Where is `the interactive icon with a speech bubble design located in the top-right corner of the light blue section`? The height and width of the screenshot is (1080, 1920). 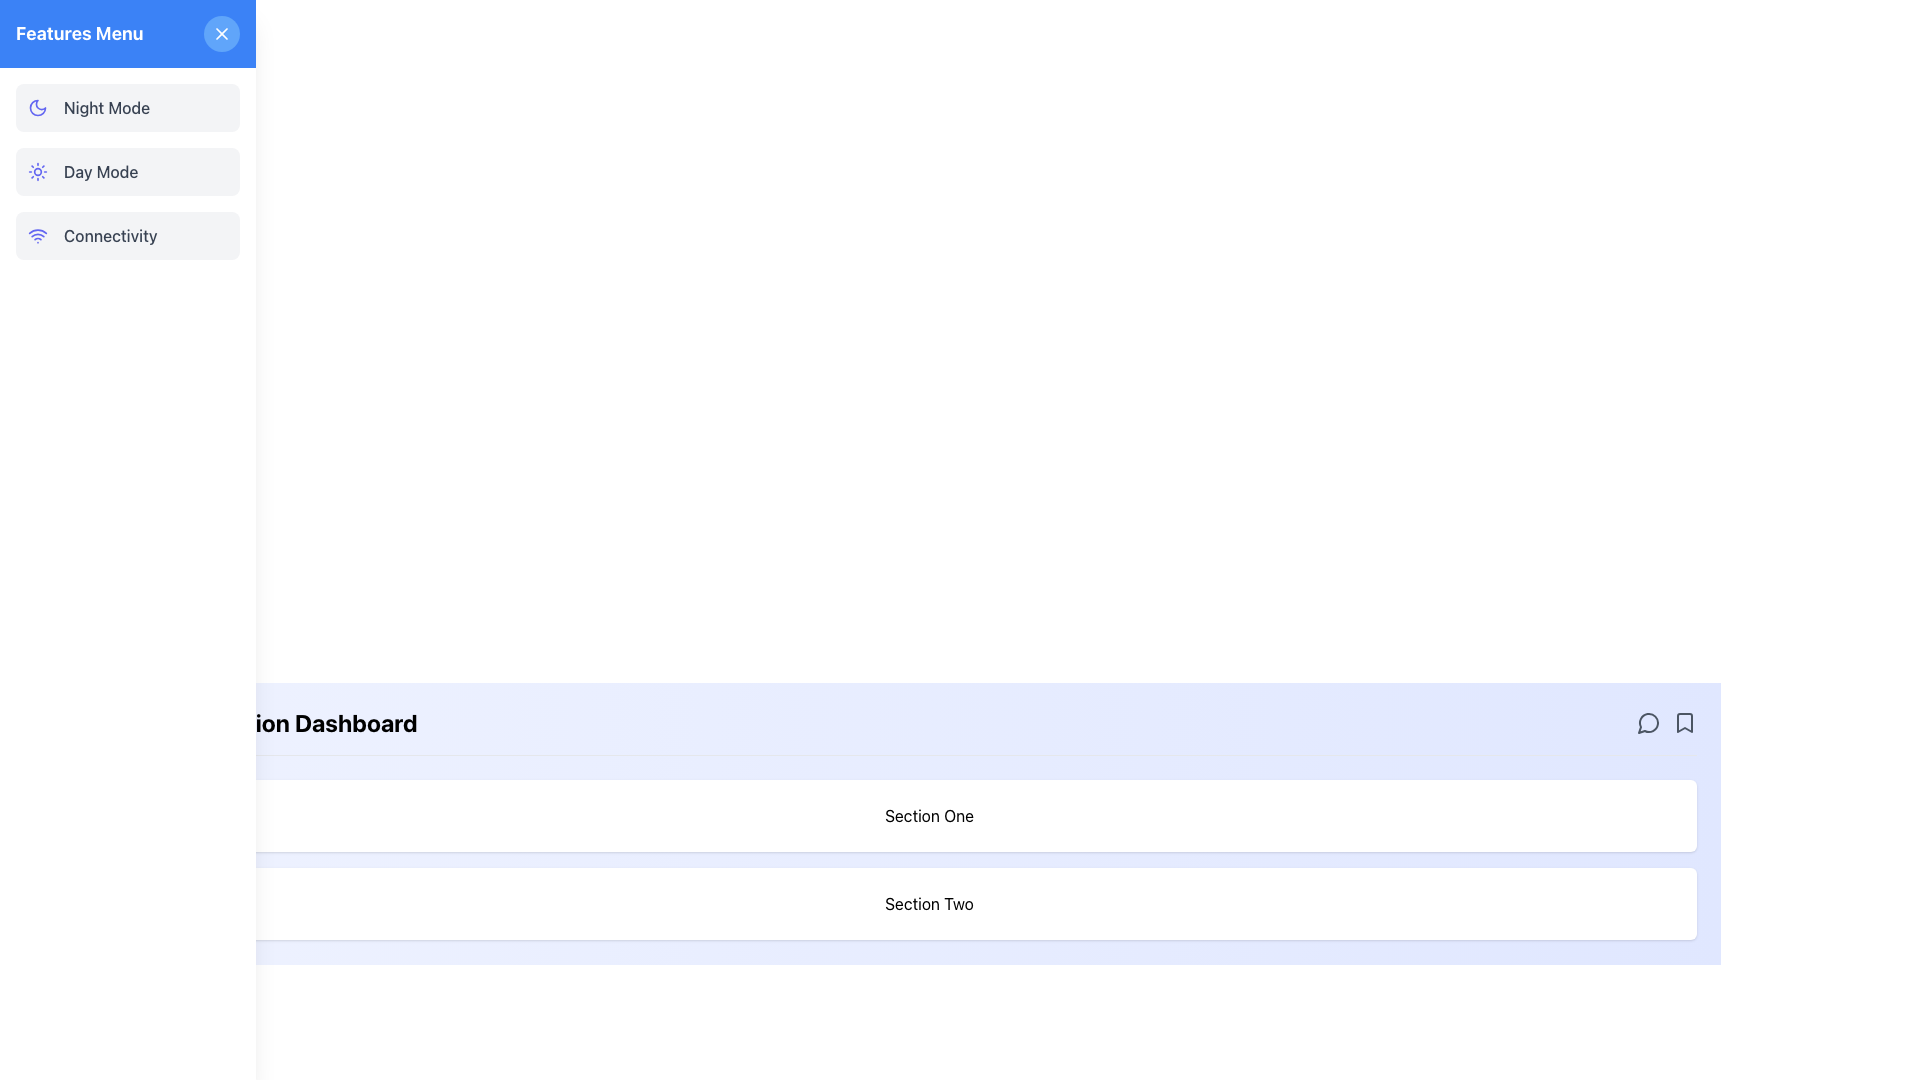 the interactive icon with a speech bubble design located in the top-right corner of the light blue section is located at coordinates (1649, 722).